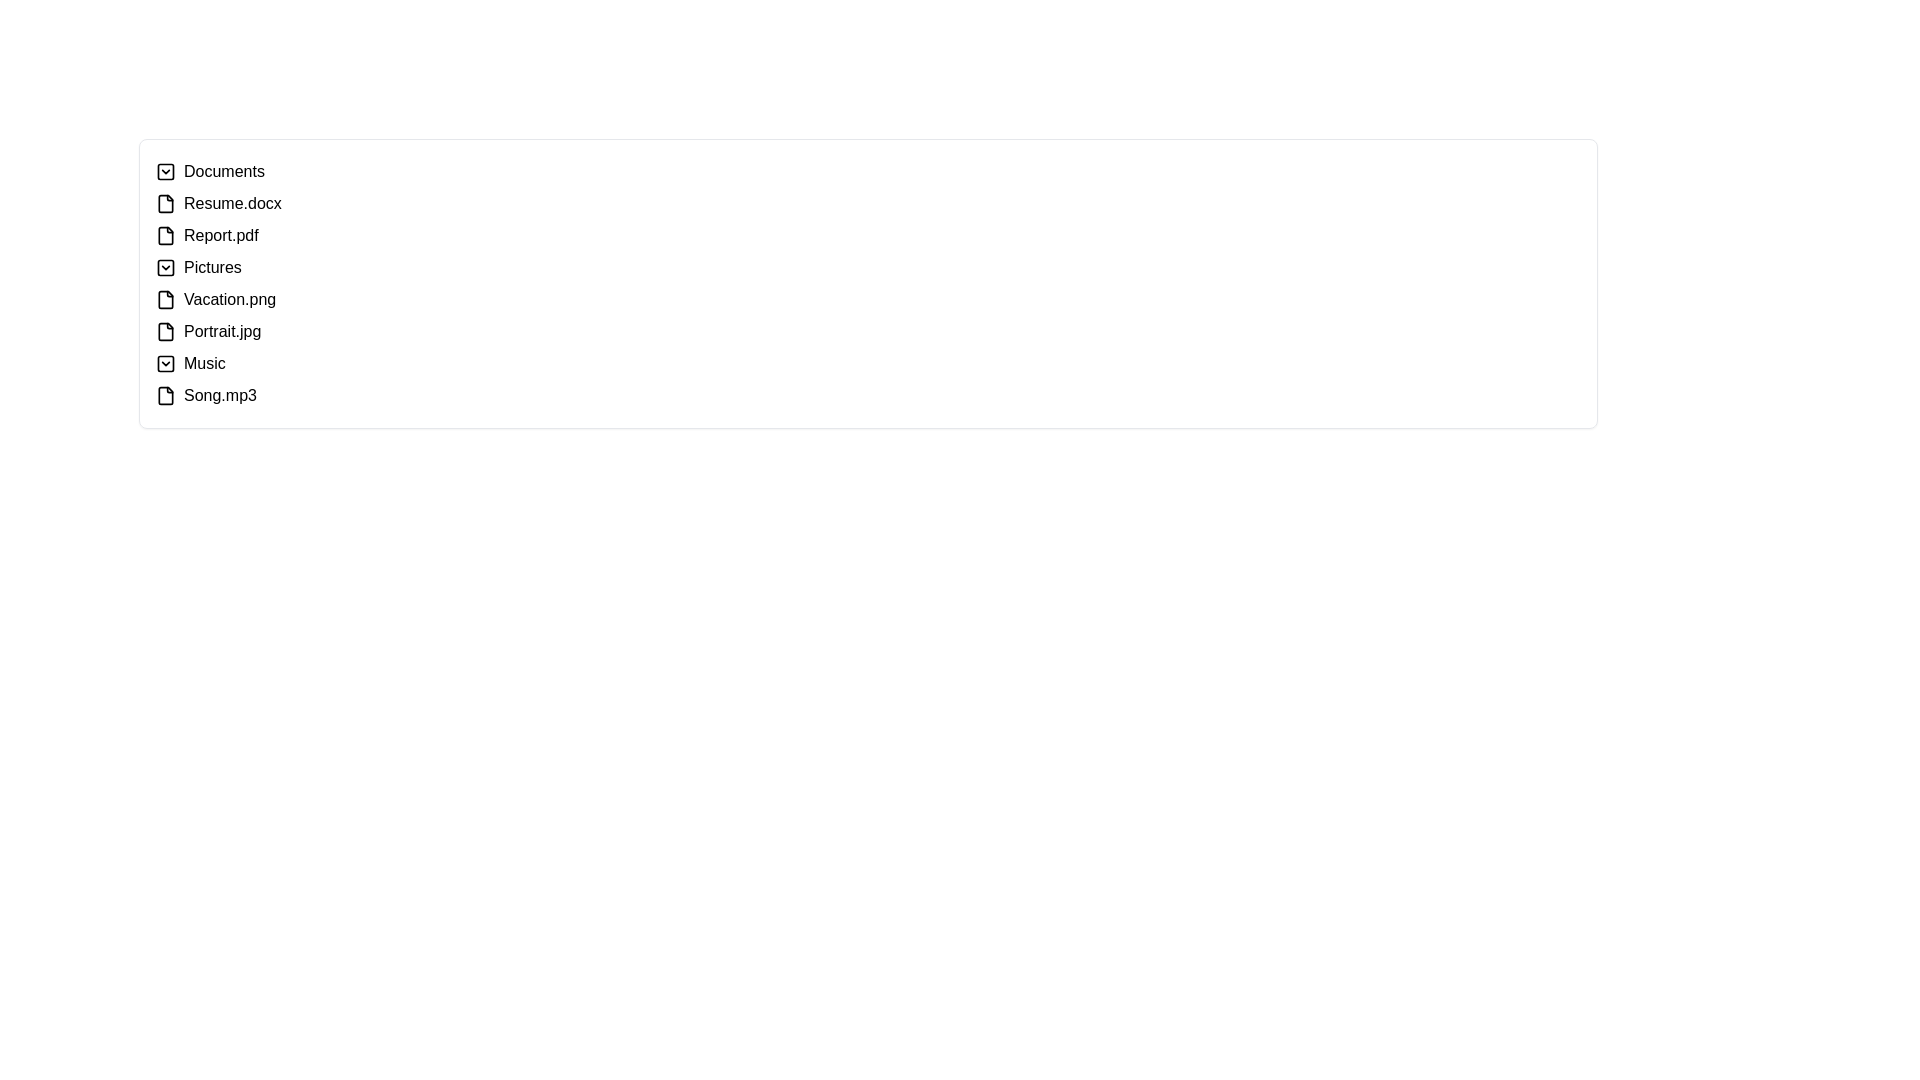 The image size is (1920, 1080). What do you see at coordinates (166, 330) in the screenshot?
I see `the SVG-based file icon representing 'Portrait.jpg', which is the sixth item in the list of image files` at bounding box center [166, 330].